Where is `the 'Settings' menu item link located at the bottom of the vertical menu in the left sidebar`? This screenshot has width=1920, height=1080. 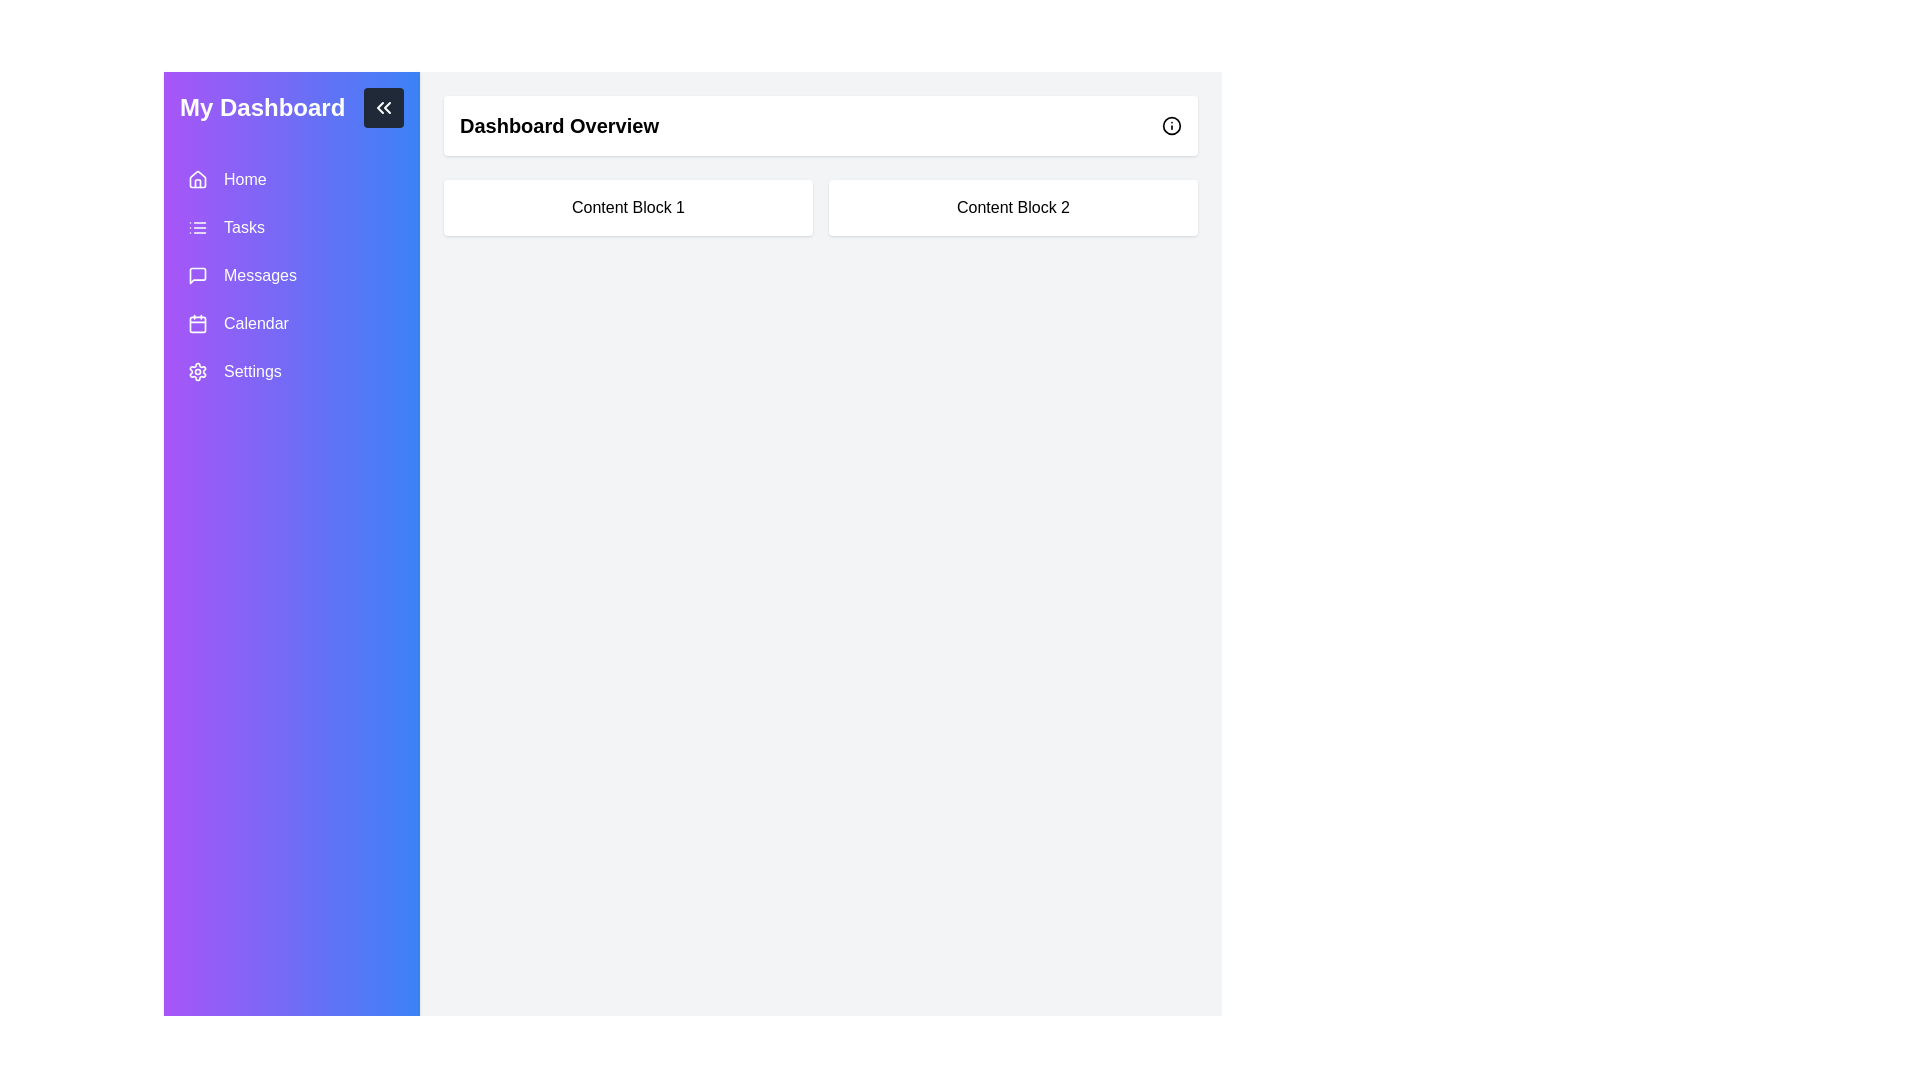
the 'Settings' menu item link located at the bottom of the vertical menu in the left sidebar is located at coordinates (291, 371).